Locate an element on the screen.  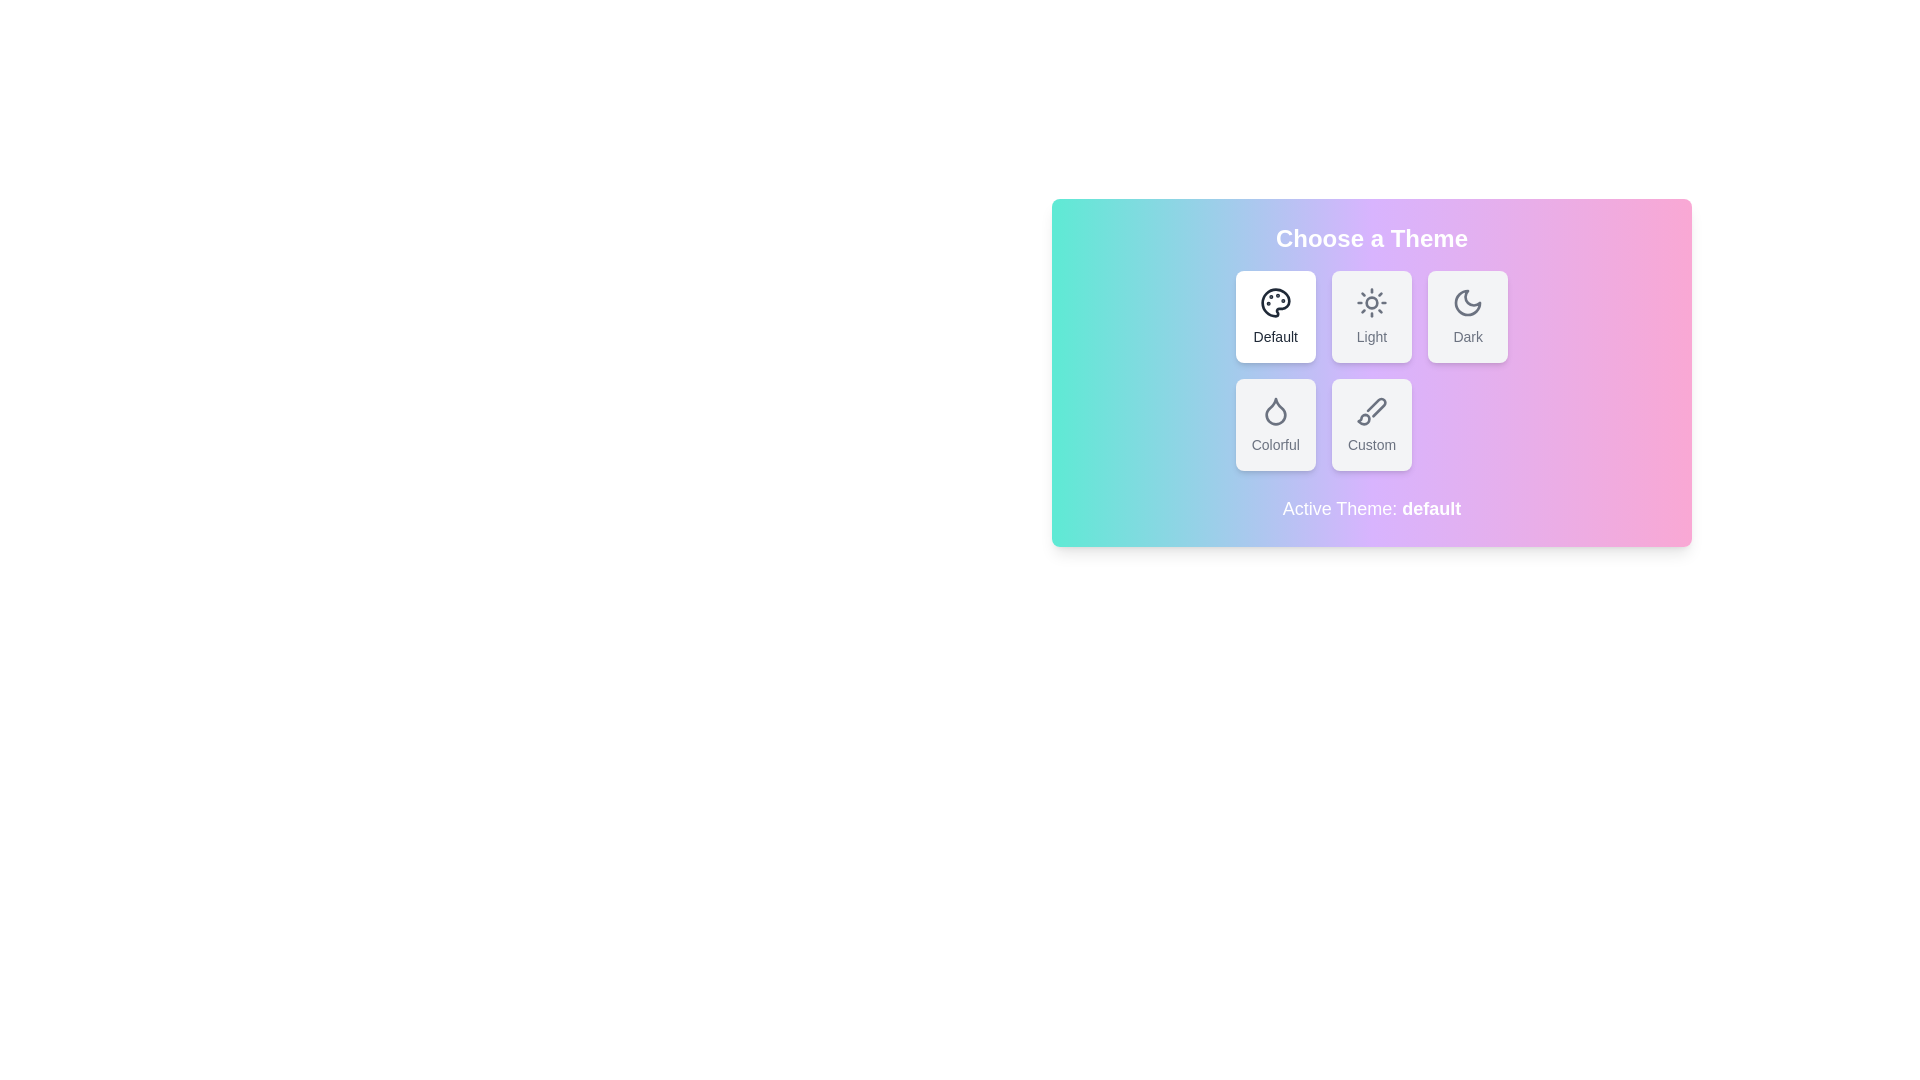
the theme light by clicking the corresponding button is located at coordinates (1371, 315).